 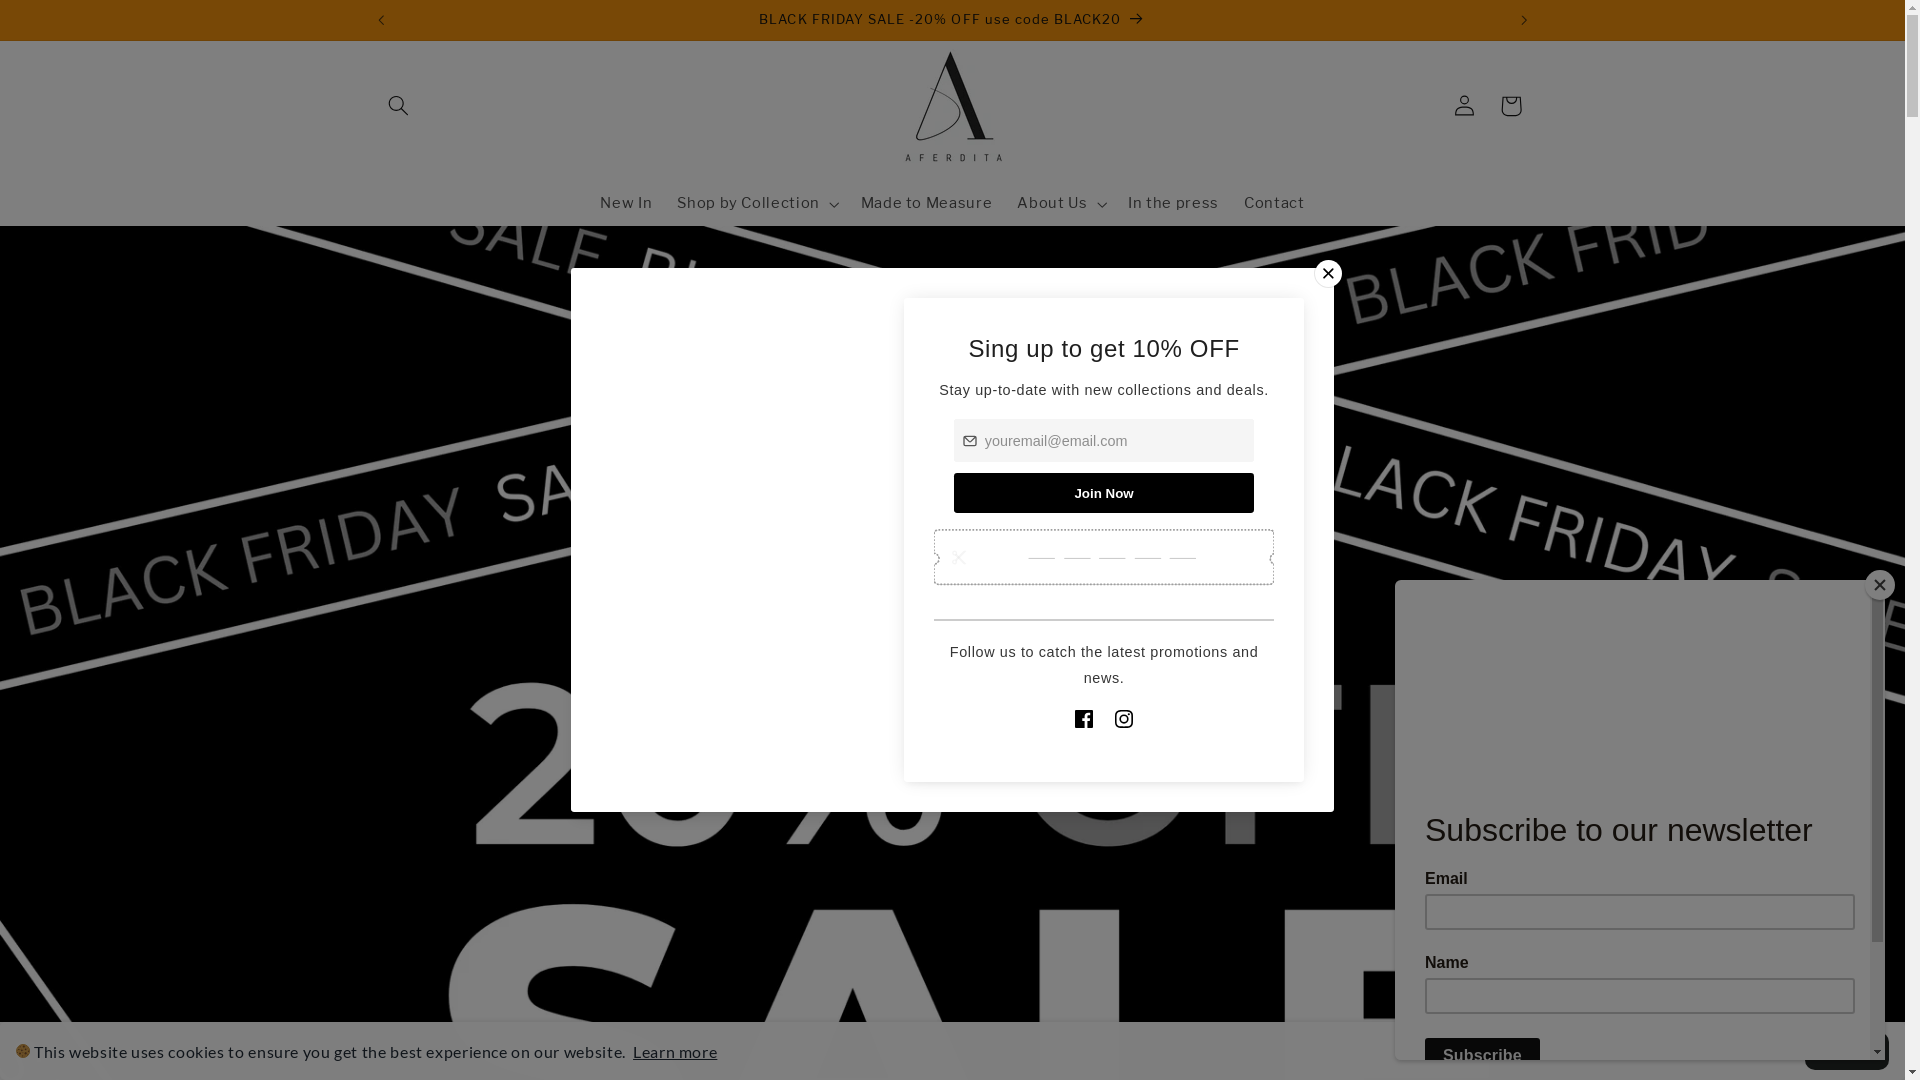 What do you see at coordinates (1488, 105) in the screenshot?
I see `'Cart'` at bounding box center [1488, 105].